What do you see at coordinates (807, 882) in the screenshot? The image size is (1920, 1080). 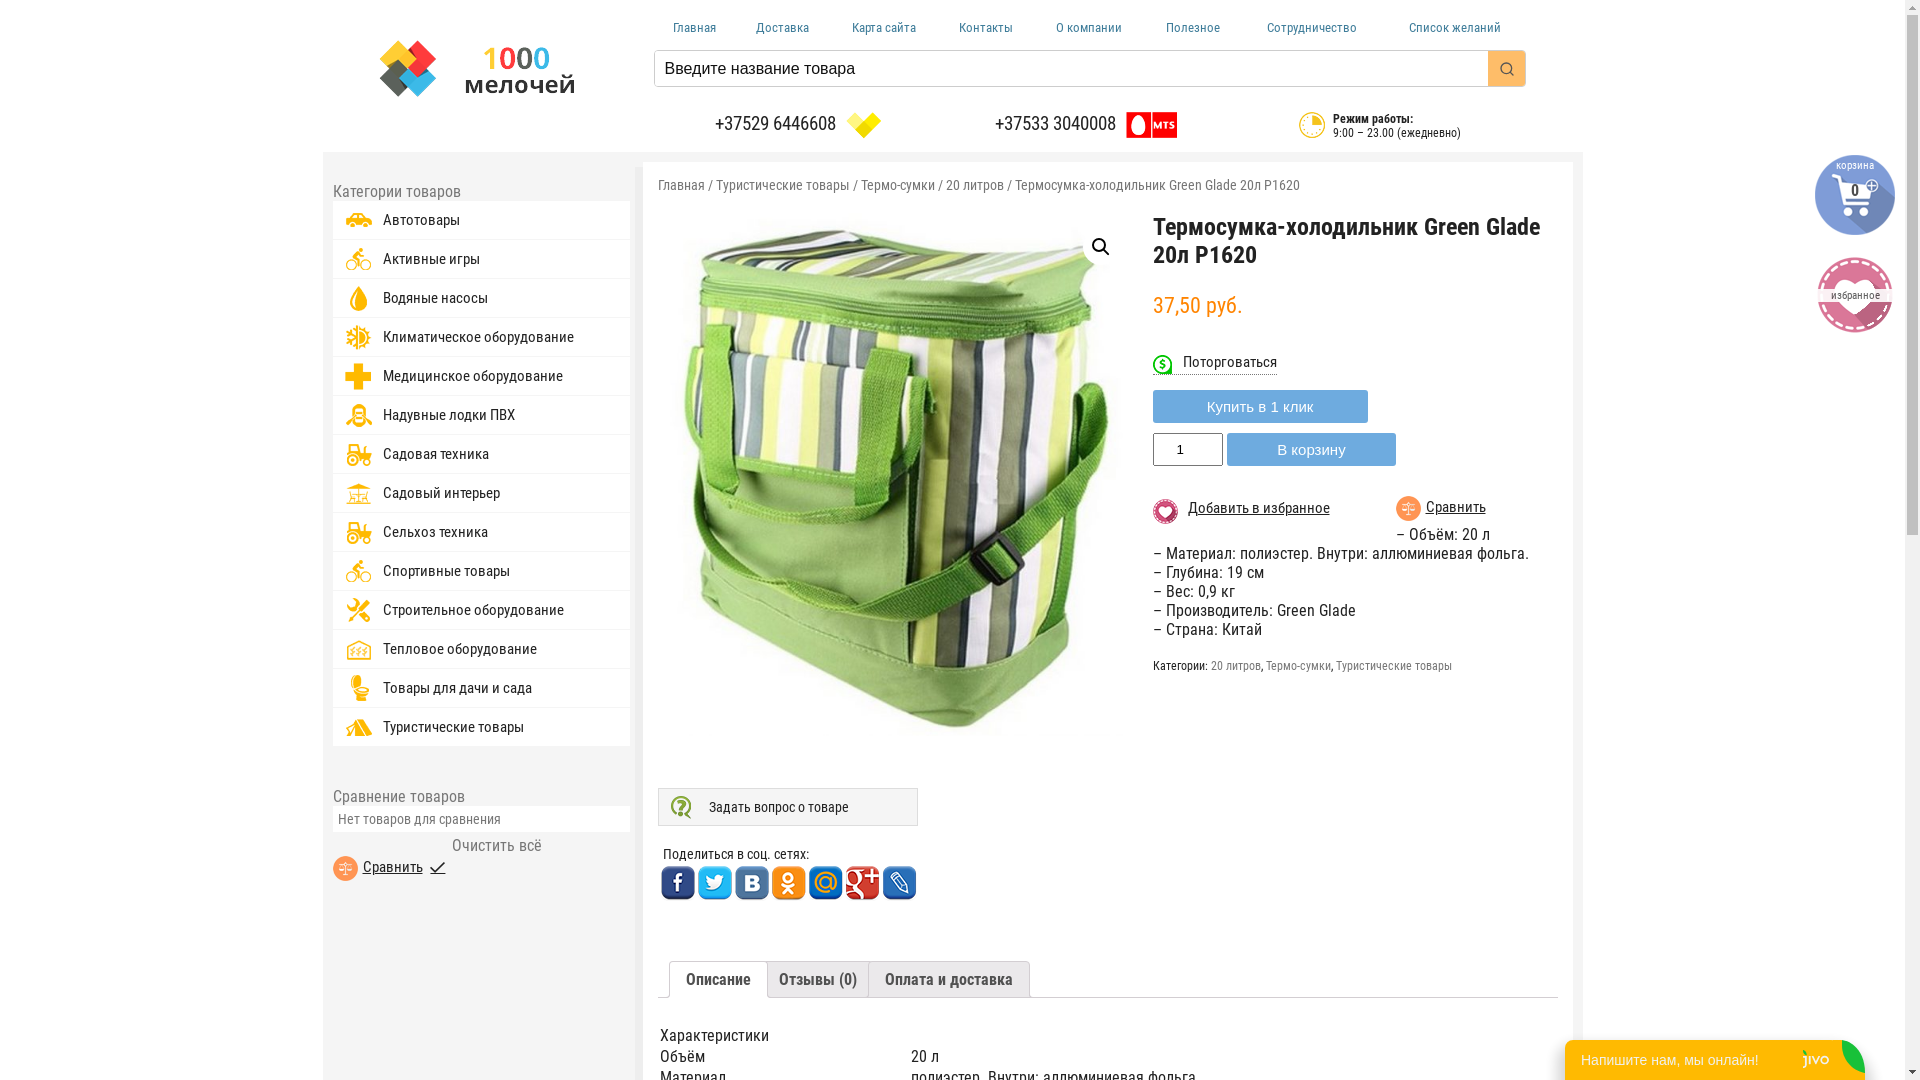 I see `'Mail.ru'` at bounding box center [807, 882].